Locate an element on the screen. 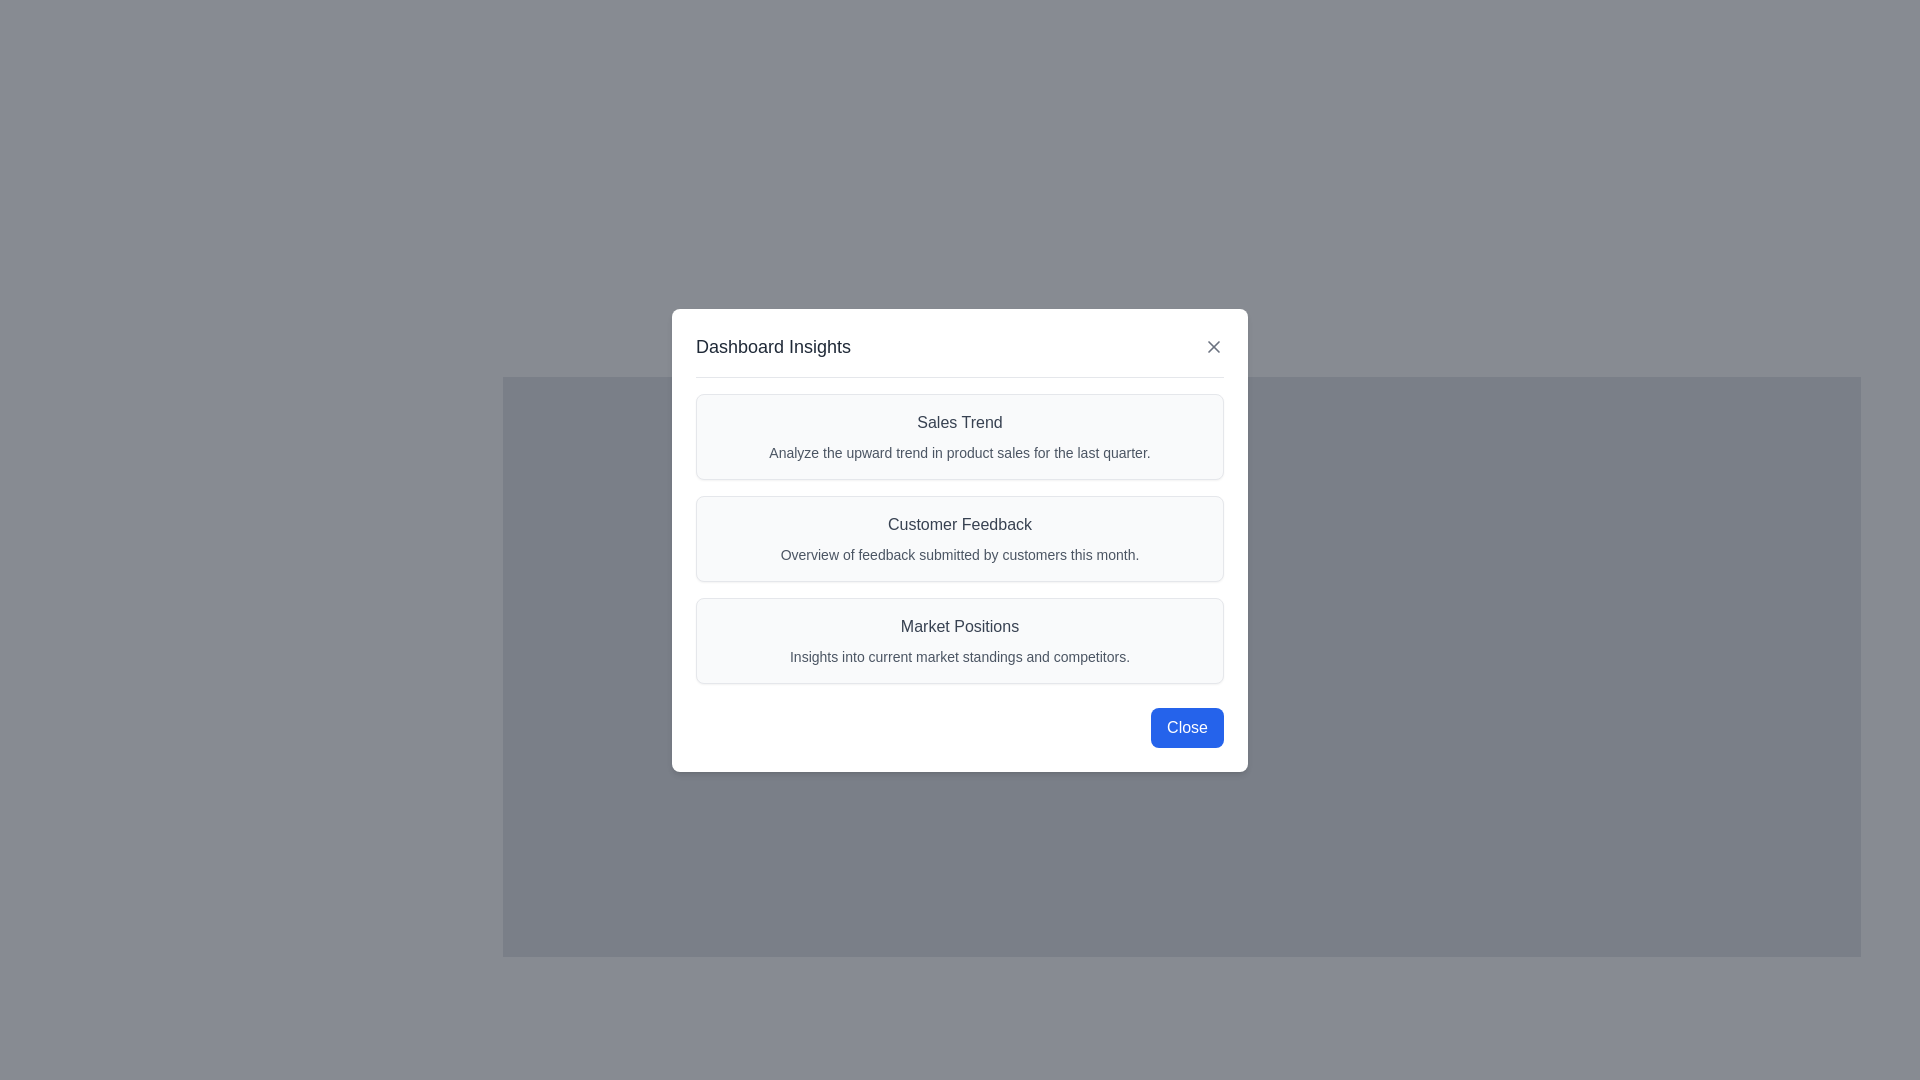  the third Information card located in the modal, positioned below the 'Customer Feedback' card is located at coordinates (960, 640).